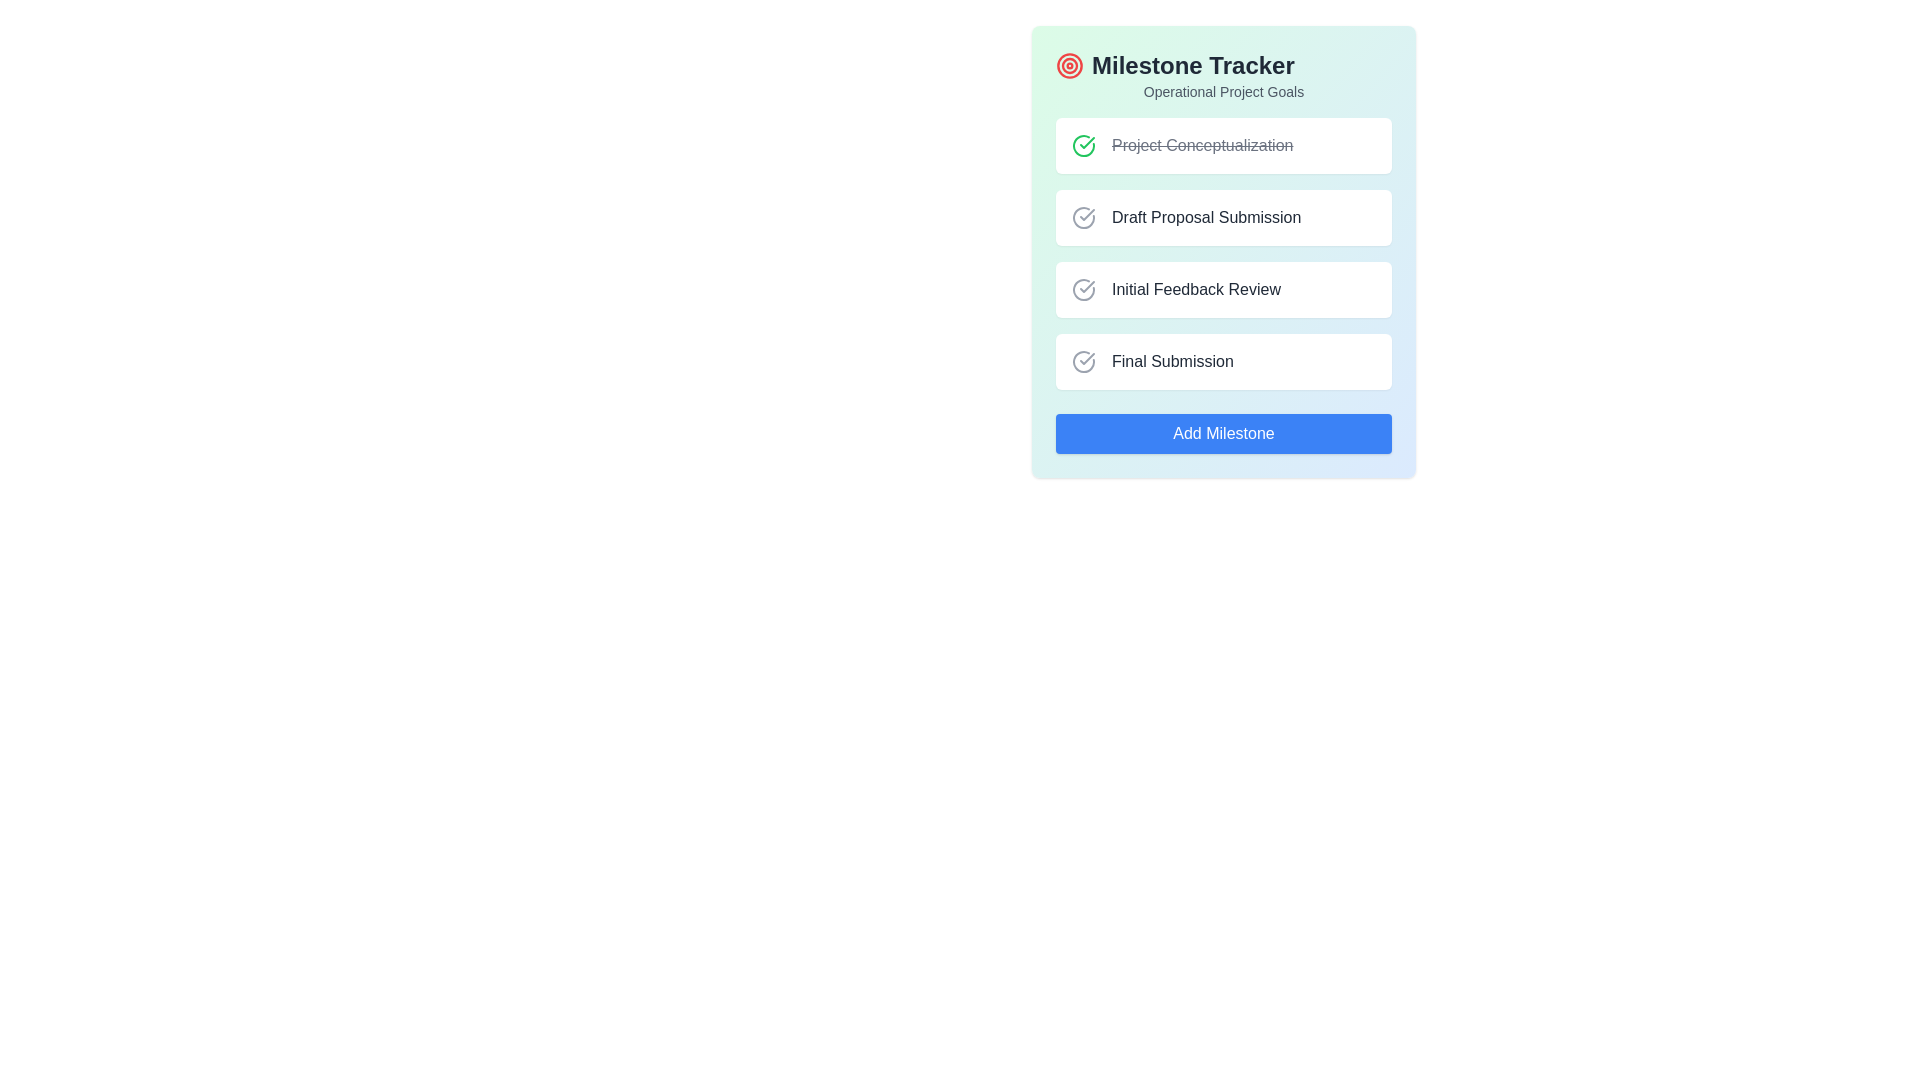 The width and height of the screenshot is (1920, 1080). Describe the element at coordinates (1223, 289) in the screenshot. I see `the Milestone item labeled 'Initial Feedback Review' in the Milestone Tracker section` at that location.